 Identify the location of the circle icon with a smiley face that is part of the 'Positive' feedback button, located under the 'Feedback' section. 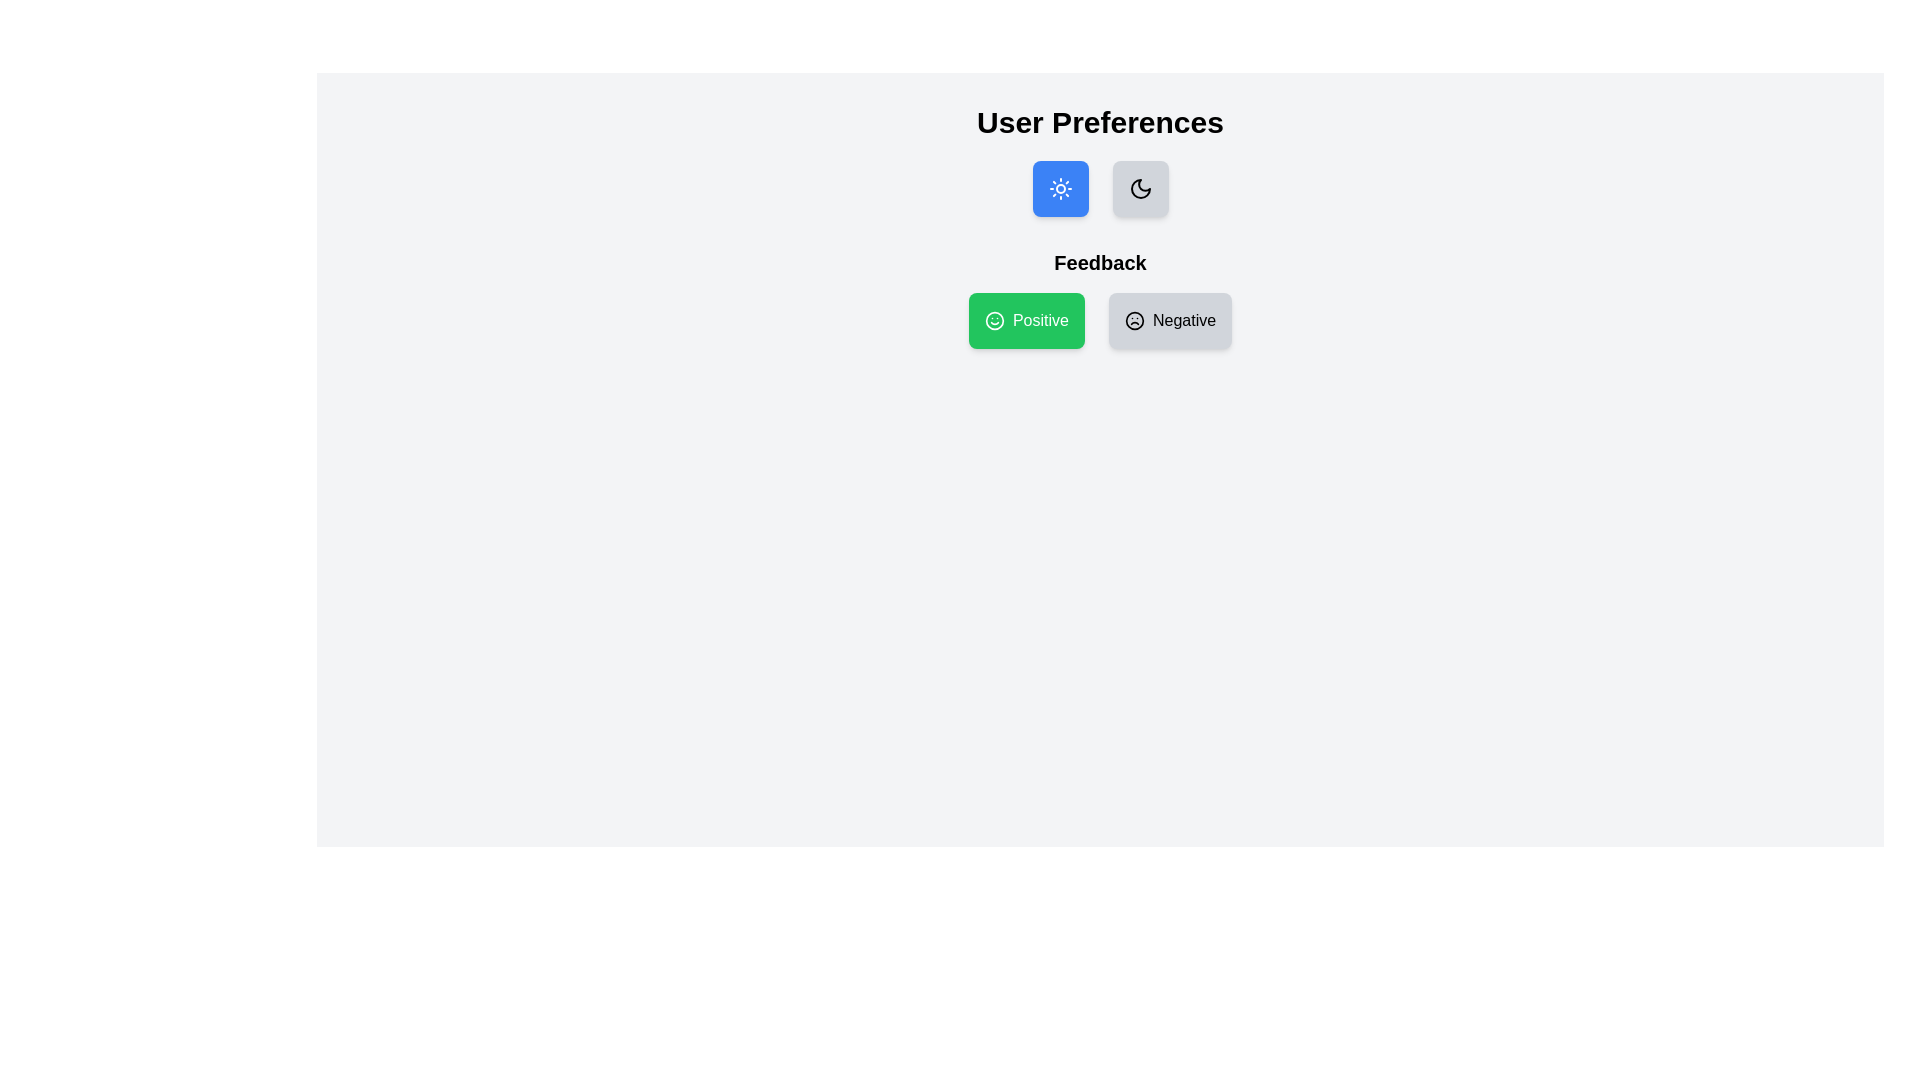
(994, 319).